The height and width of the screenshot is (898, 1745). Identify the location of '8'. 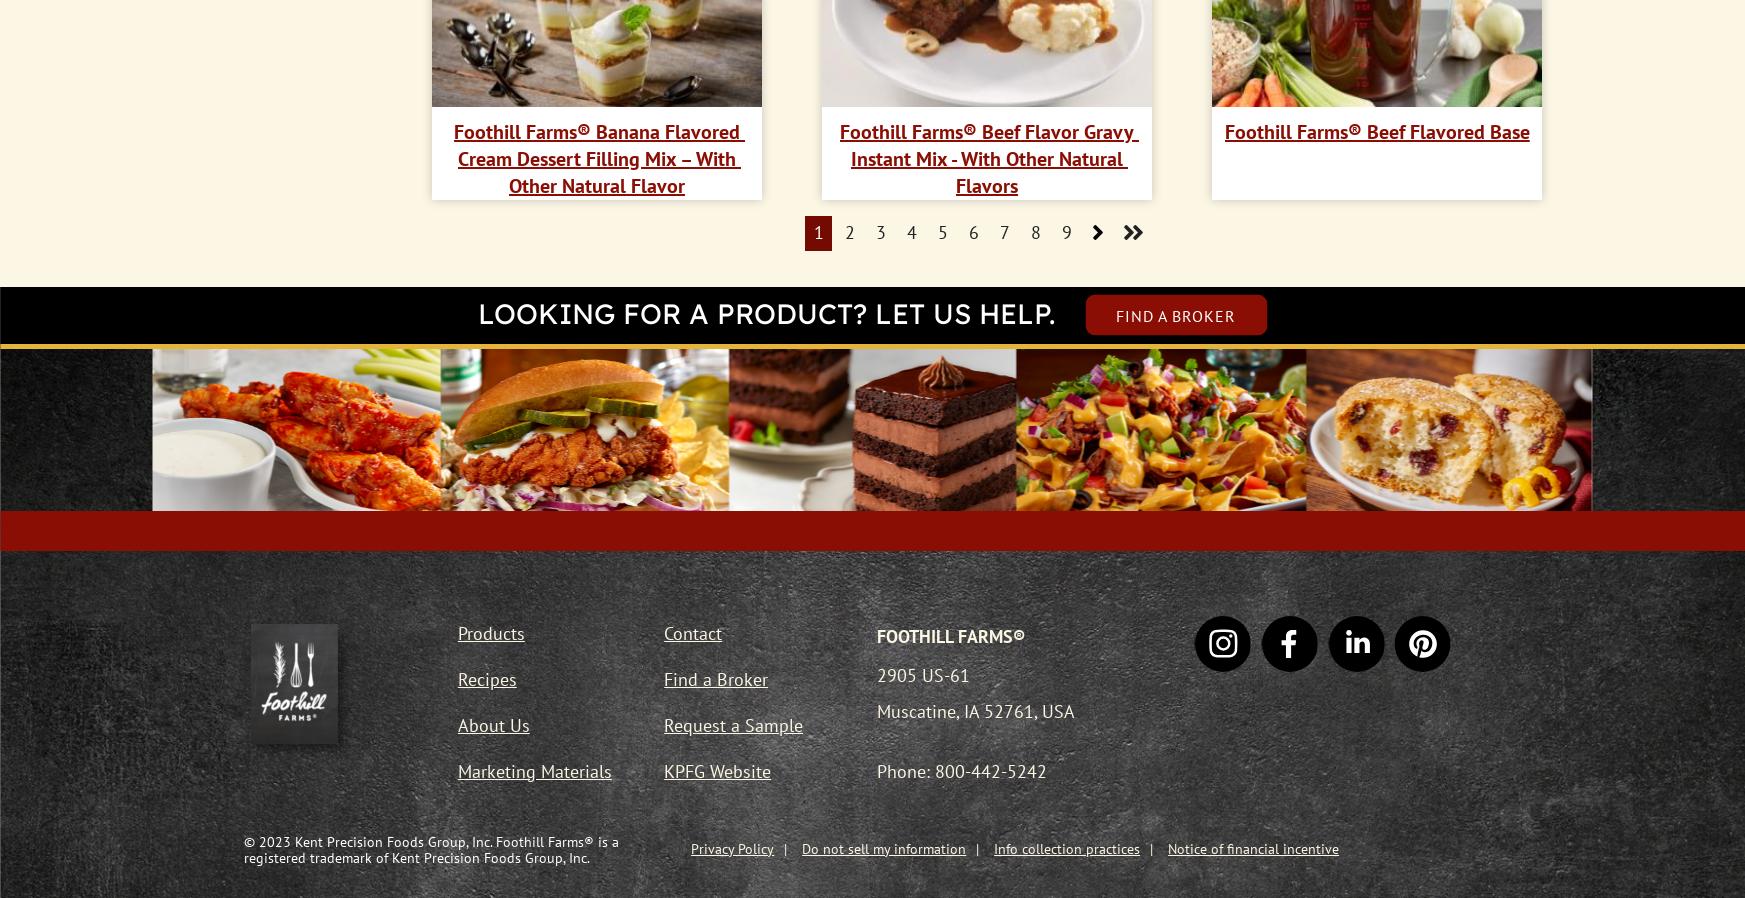
(1033, 232).